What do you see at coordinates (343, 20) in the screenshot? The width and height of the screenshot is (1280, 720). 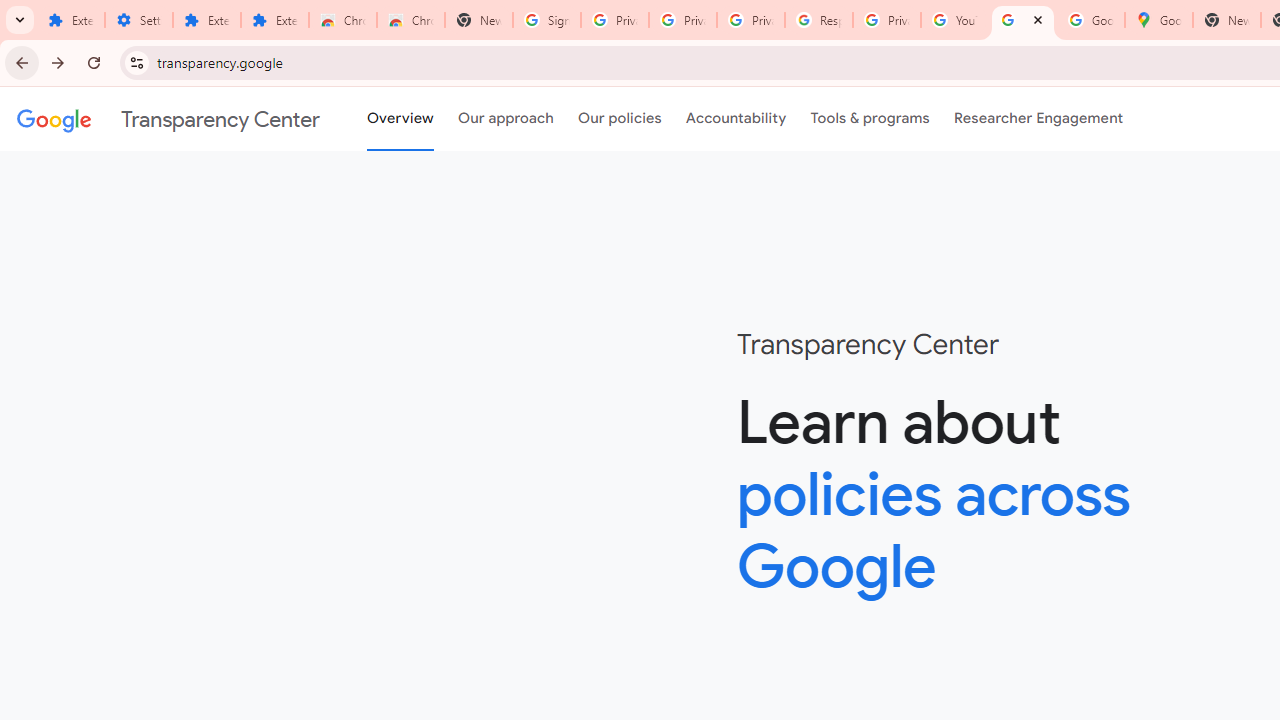 I see `'Chrome Web Store'` at bounding box center [343, 20].